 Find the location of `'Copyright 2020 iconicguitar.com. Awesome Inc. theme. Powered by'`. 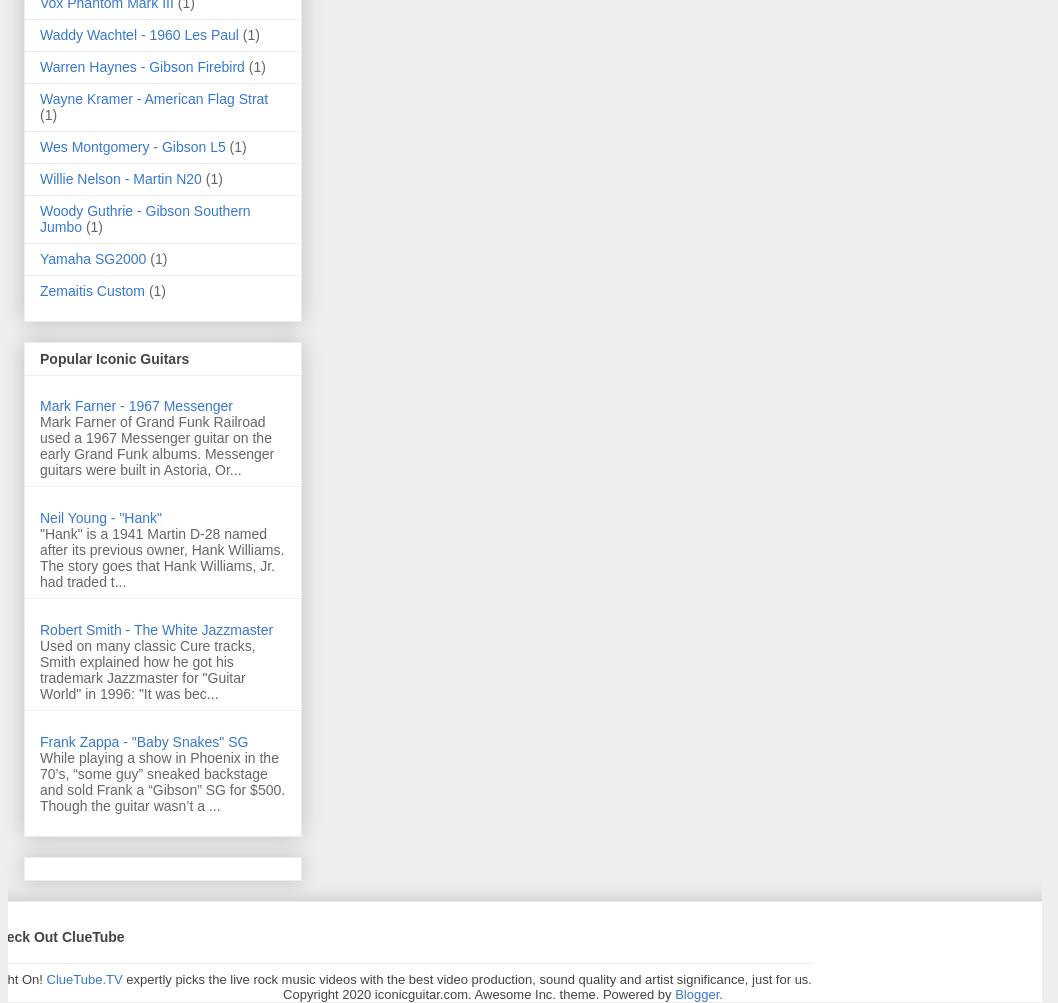

'Copyright 2020 iconicguitar.com. Awesome Inc. theme. Powered by' is located at coordinates (477, 992).